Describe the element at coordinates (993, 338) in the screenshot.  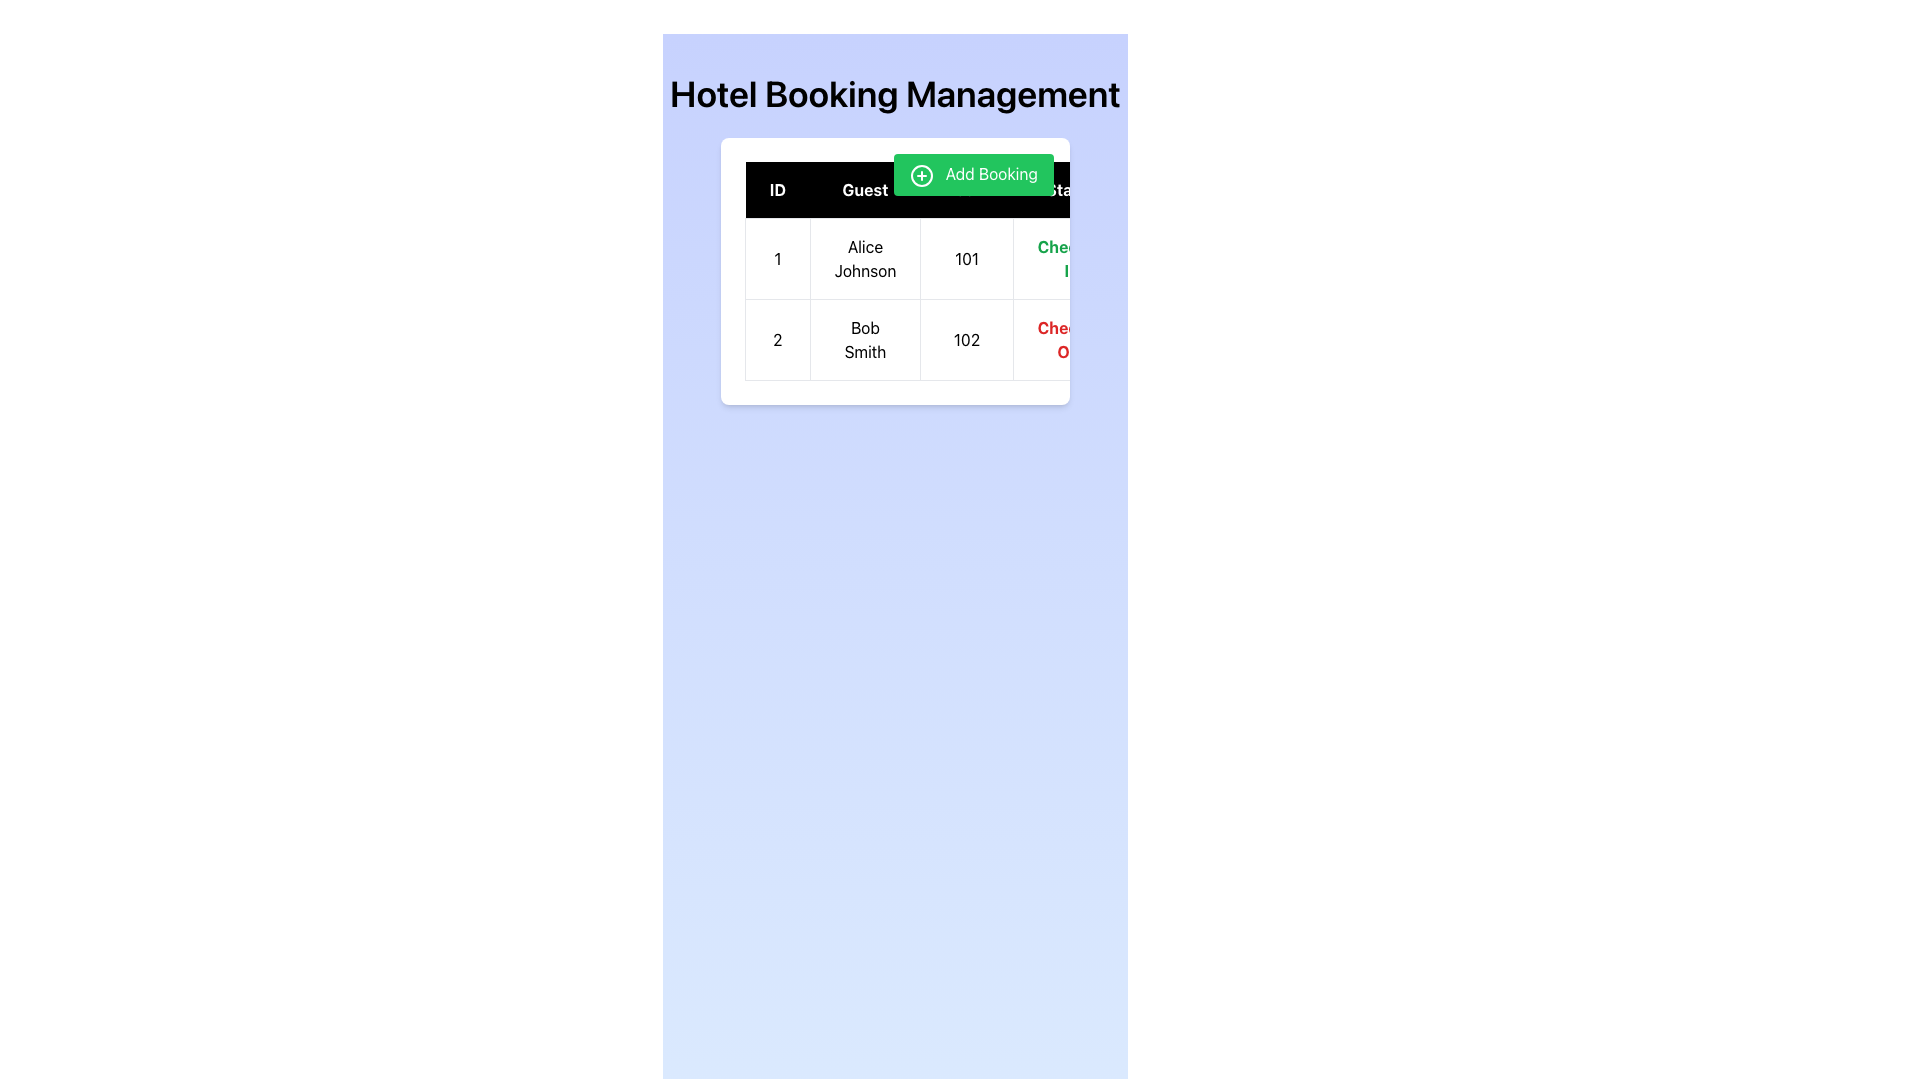
I see `the second row in the booking management table that contains the guest name 'Bob Smith'` at that location.